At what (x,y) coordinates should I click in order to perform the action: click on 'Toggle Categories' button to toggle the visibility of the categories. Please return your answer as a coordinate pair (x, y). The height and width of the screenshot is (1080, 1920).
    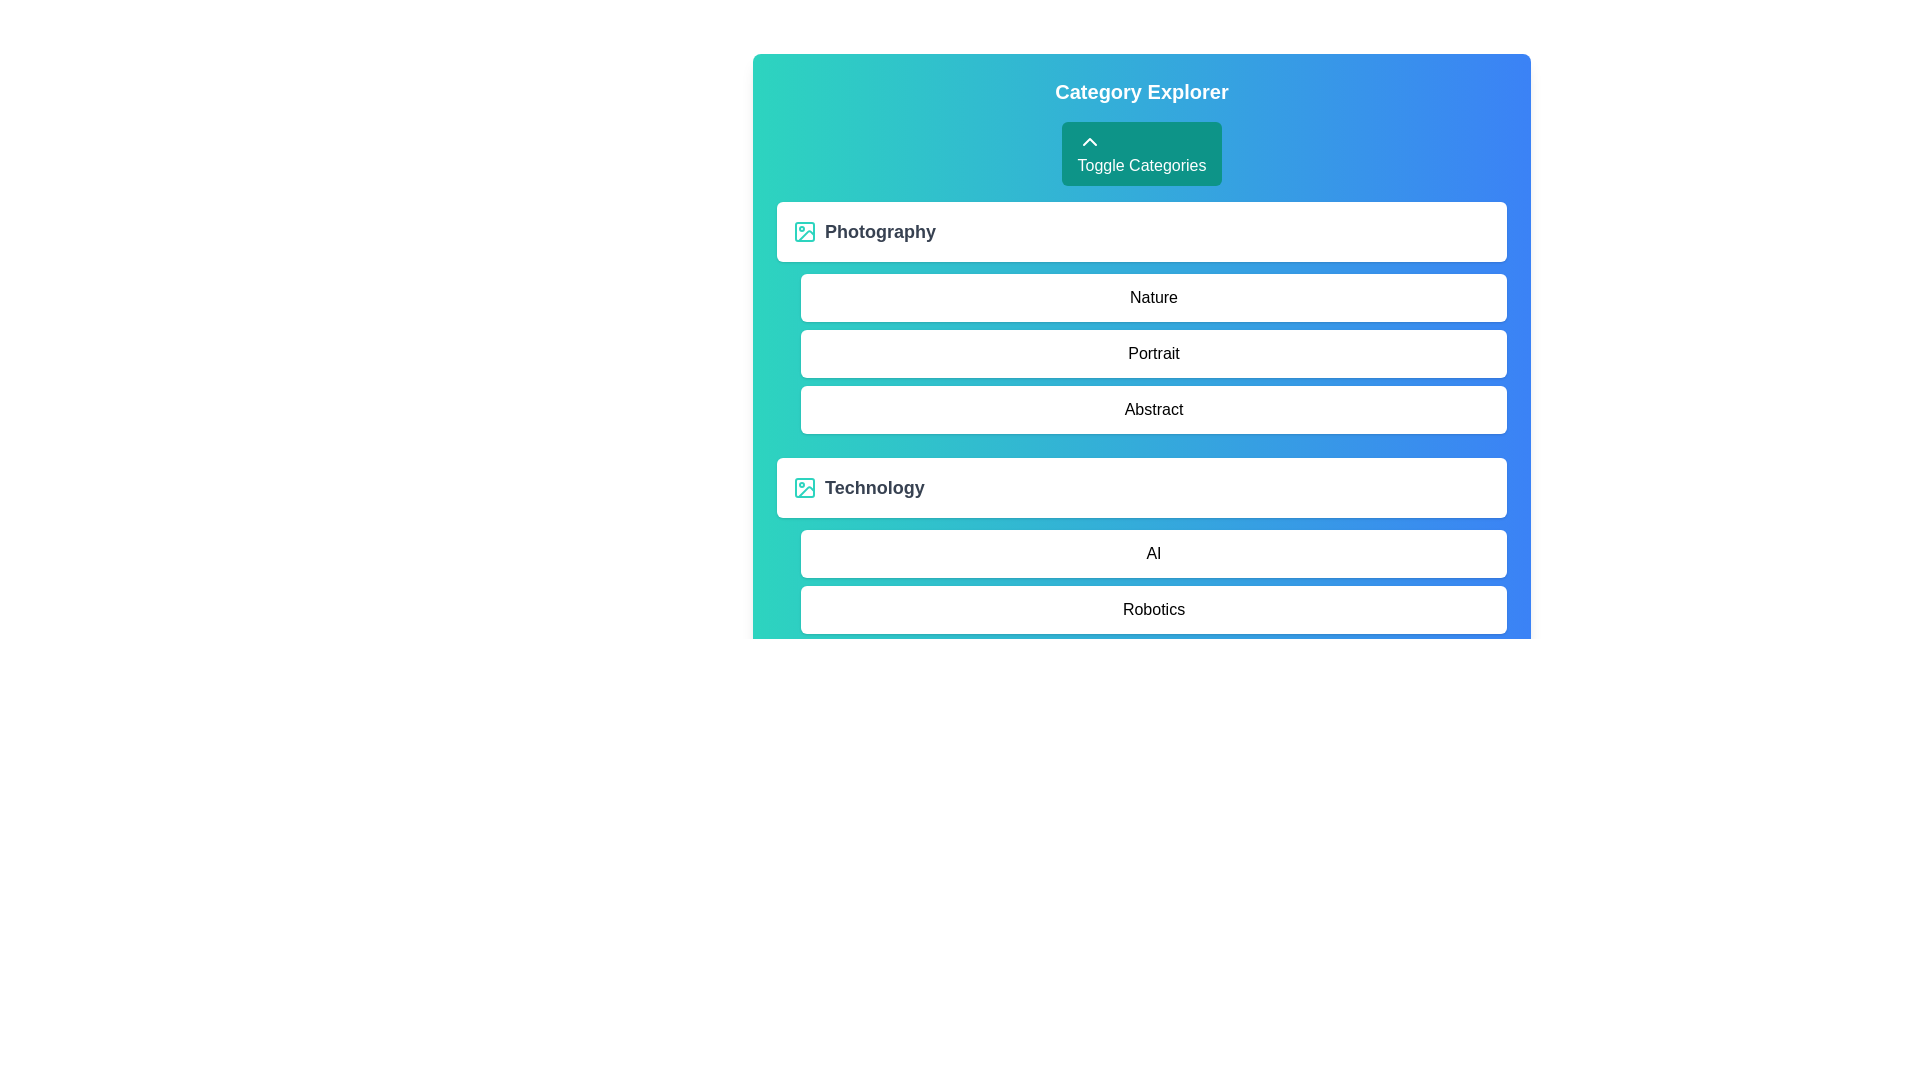
    Looking at the image, I should click on (1142, 153).